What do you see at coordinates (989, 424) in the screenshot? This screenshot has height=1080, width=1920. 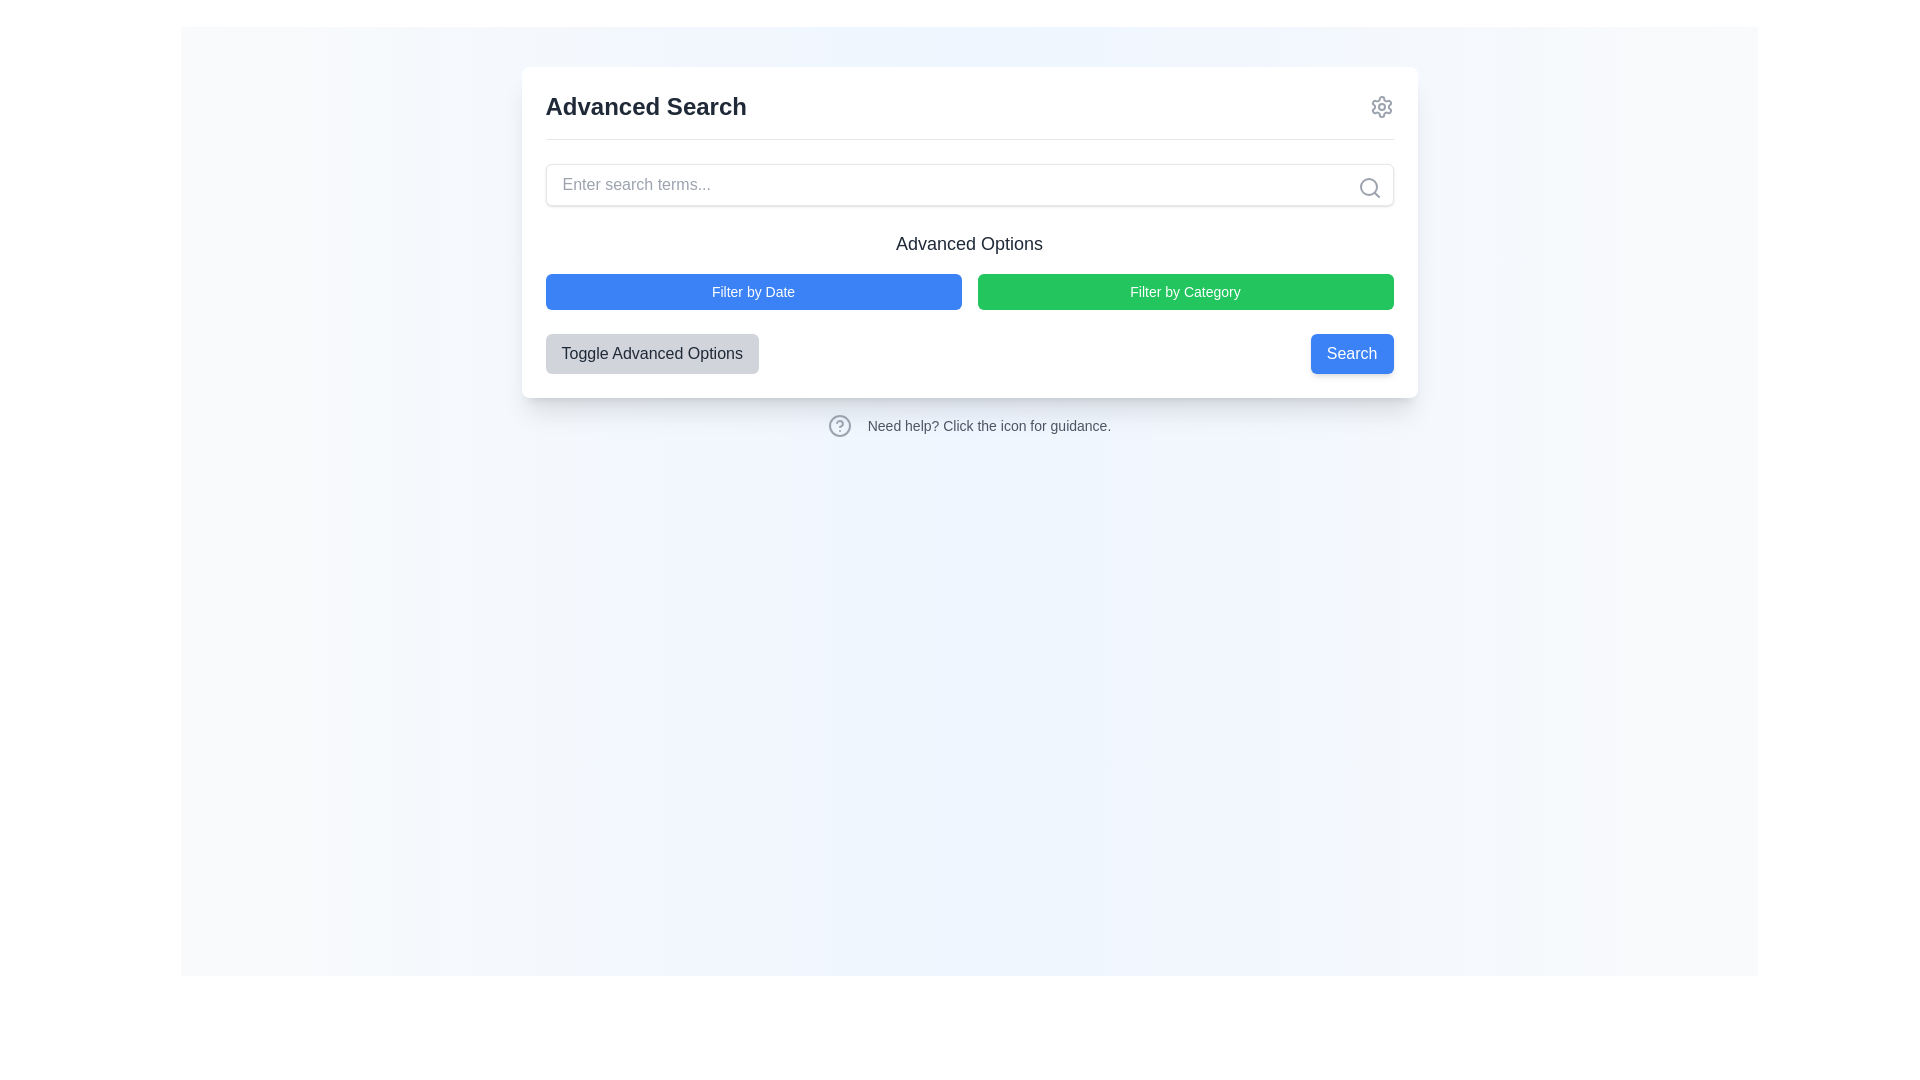 I see `informational text located to the right of the help icon, which clarifies the function of the icon for the user` at bounding box center [989, 424].